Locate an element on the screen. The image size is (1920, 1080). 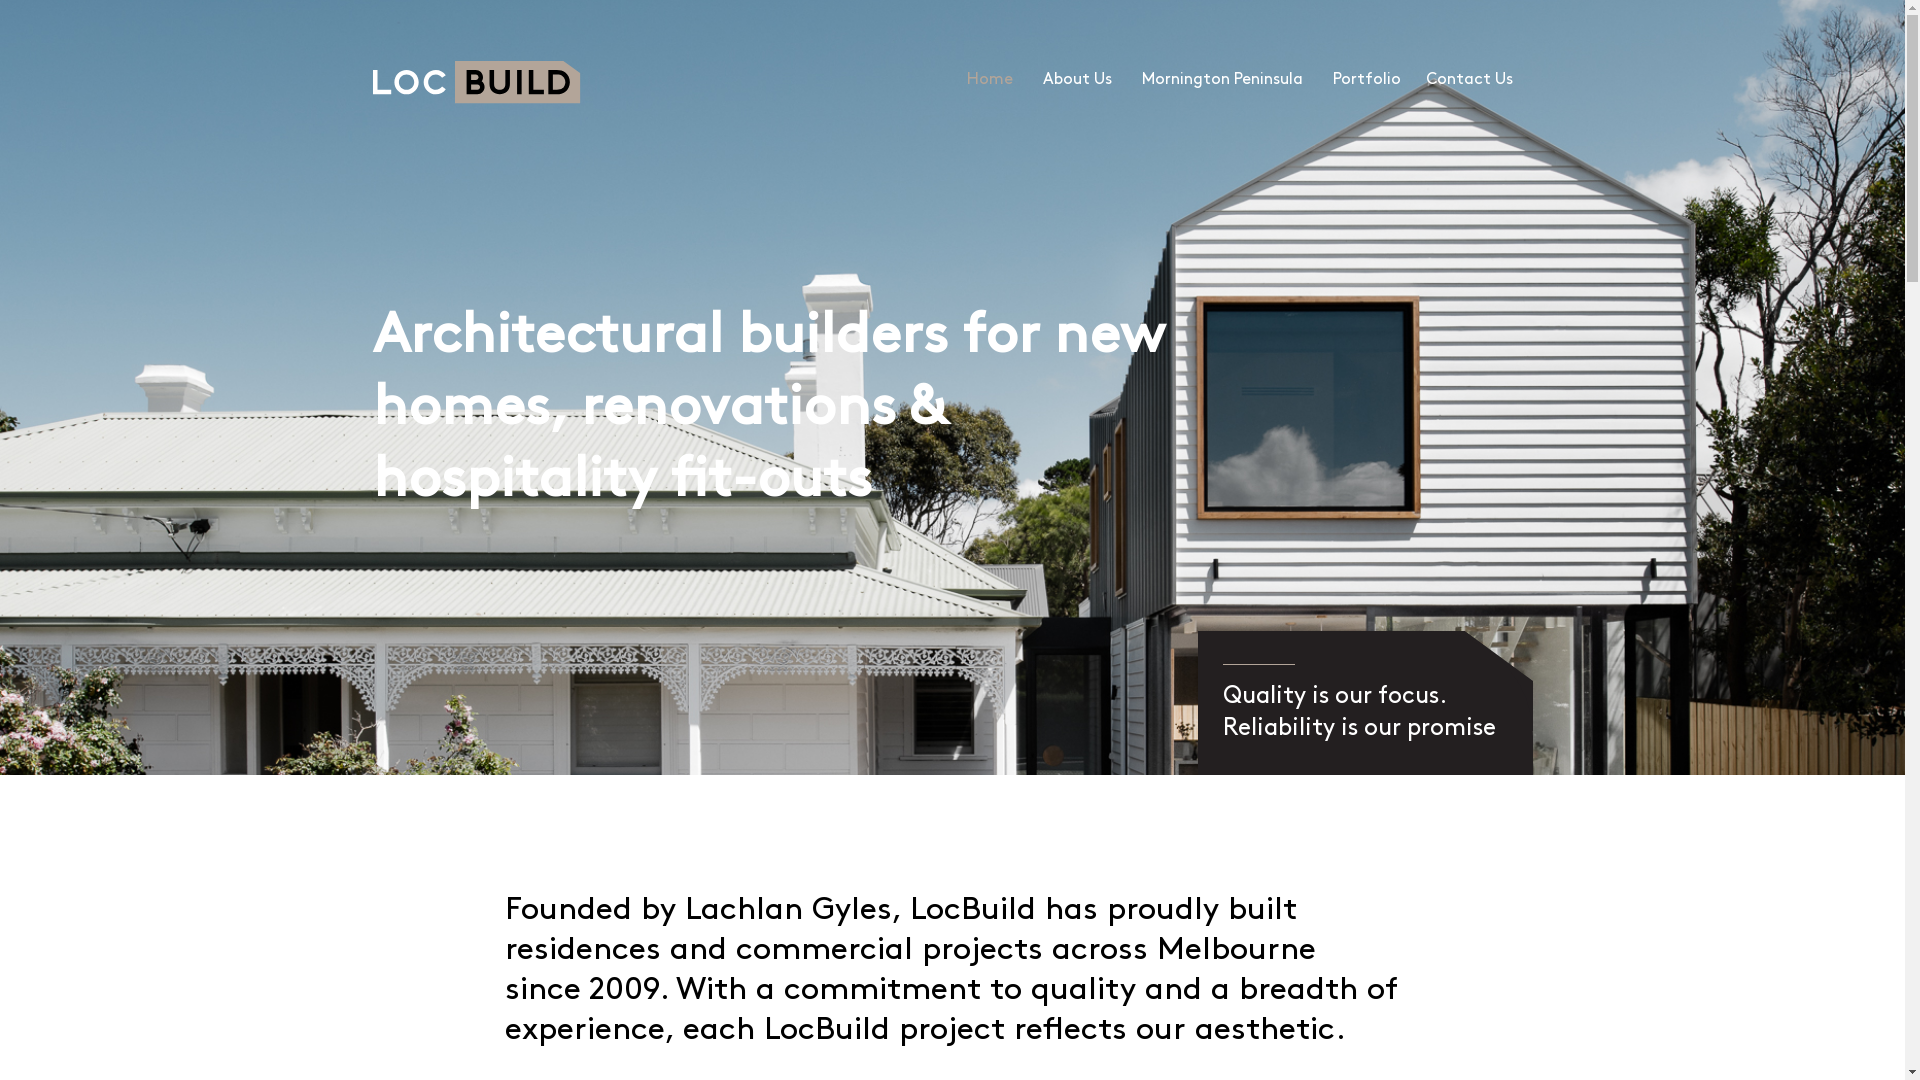
'Home' is located at coordinates (989, 79).